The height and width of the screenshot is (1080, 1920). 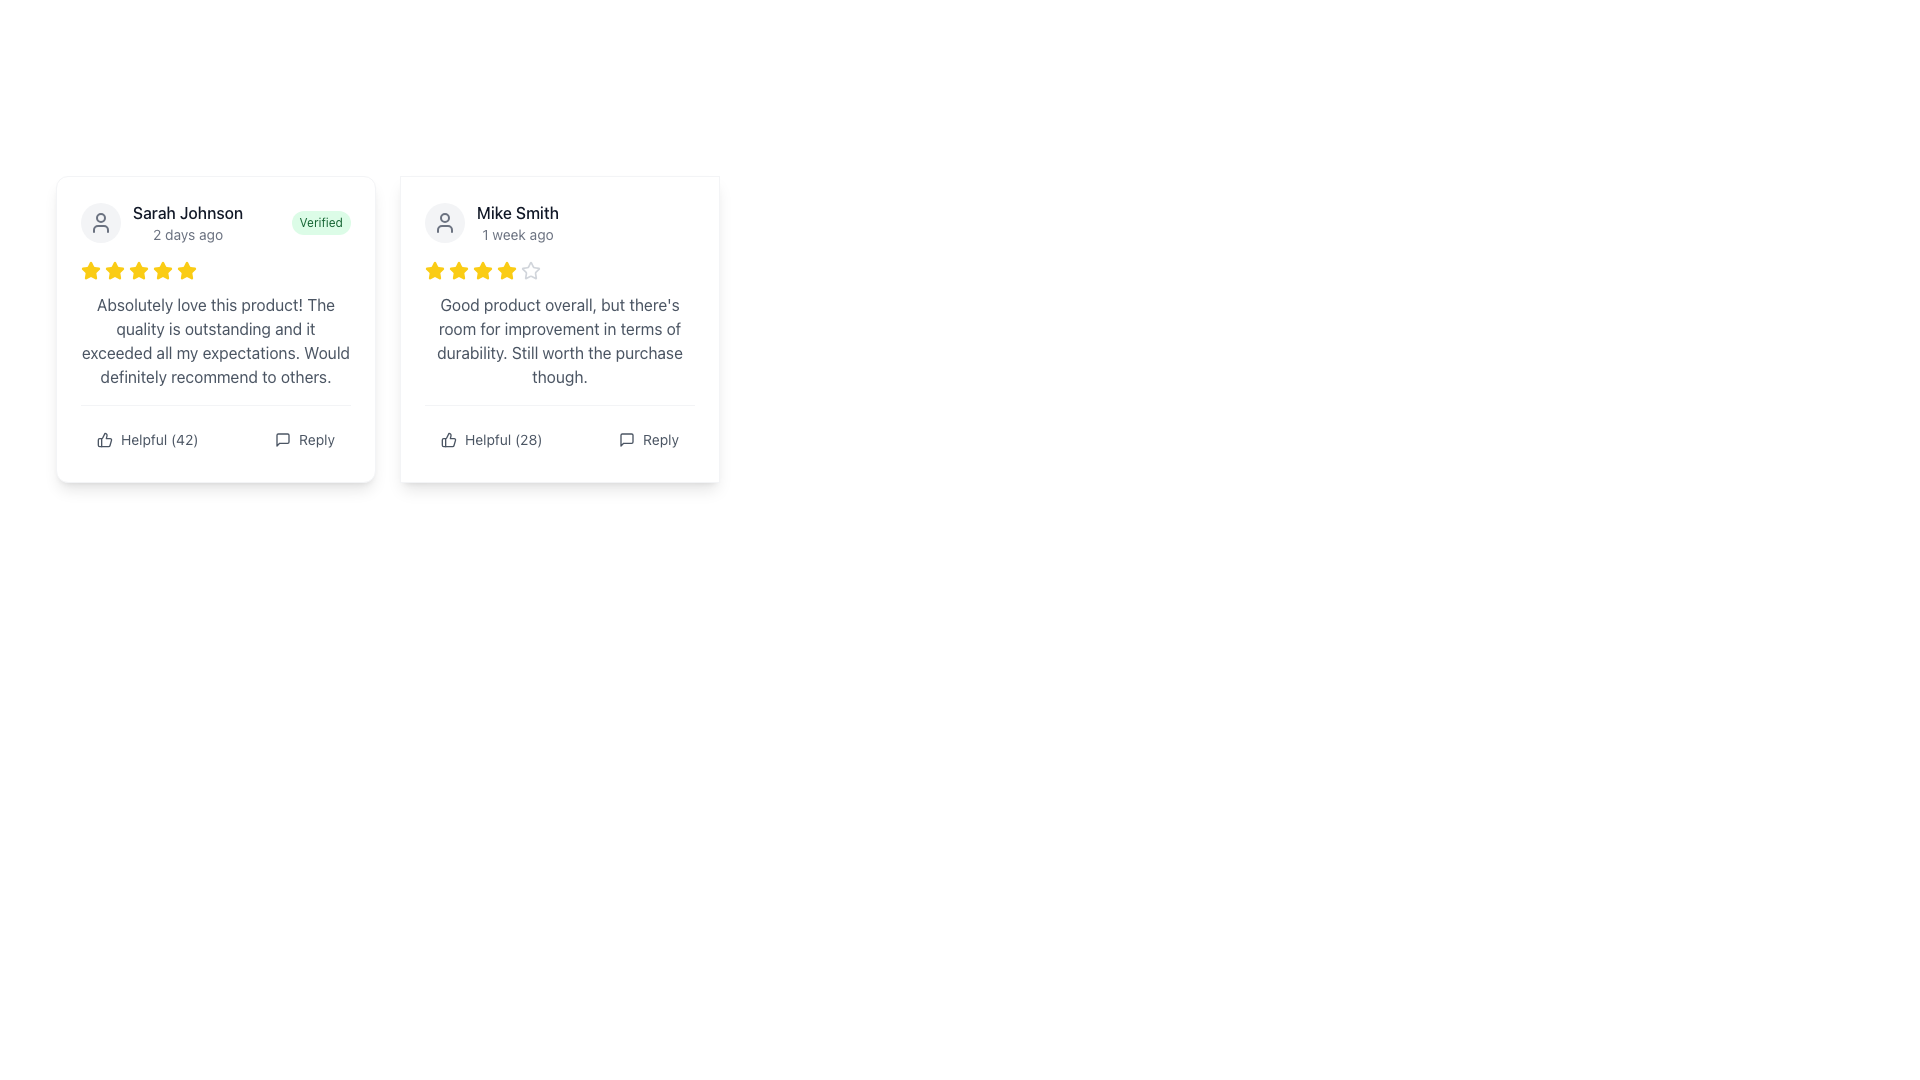 I want to click on the second golden star in the five-star rating system under the user's name, Sarah Johnson, on the review card, so click(x=138, y=270).